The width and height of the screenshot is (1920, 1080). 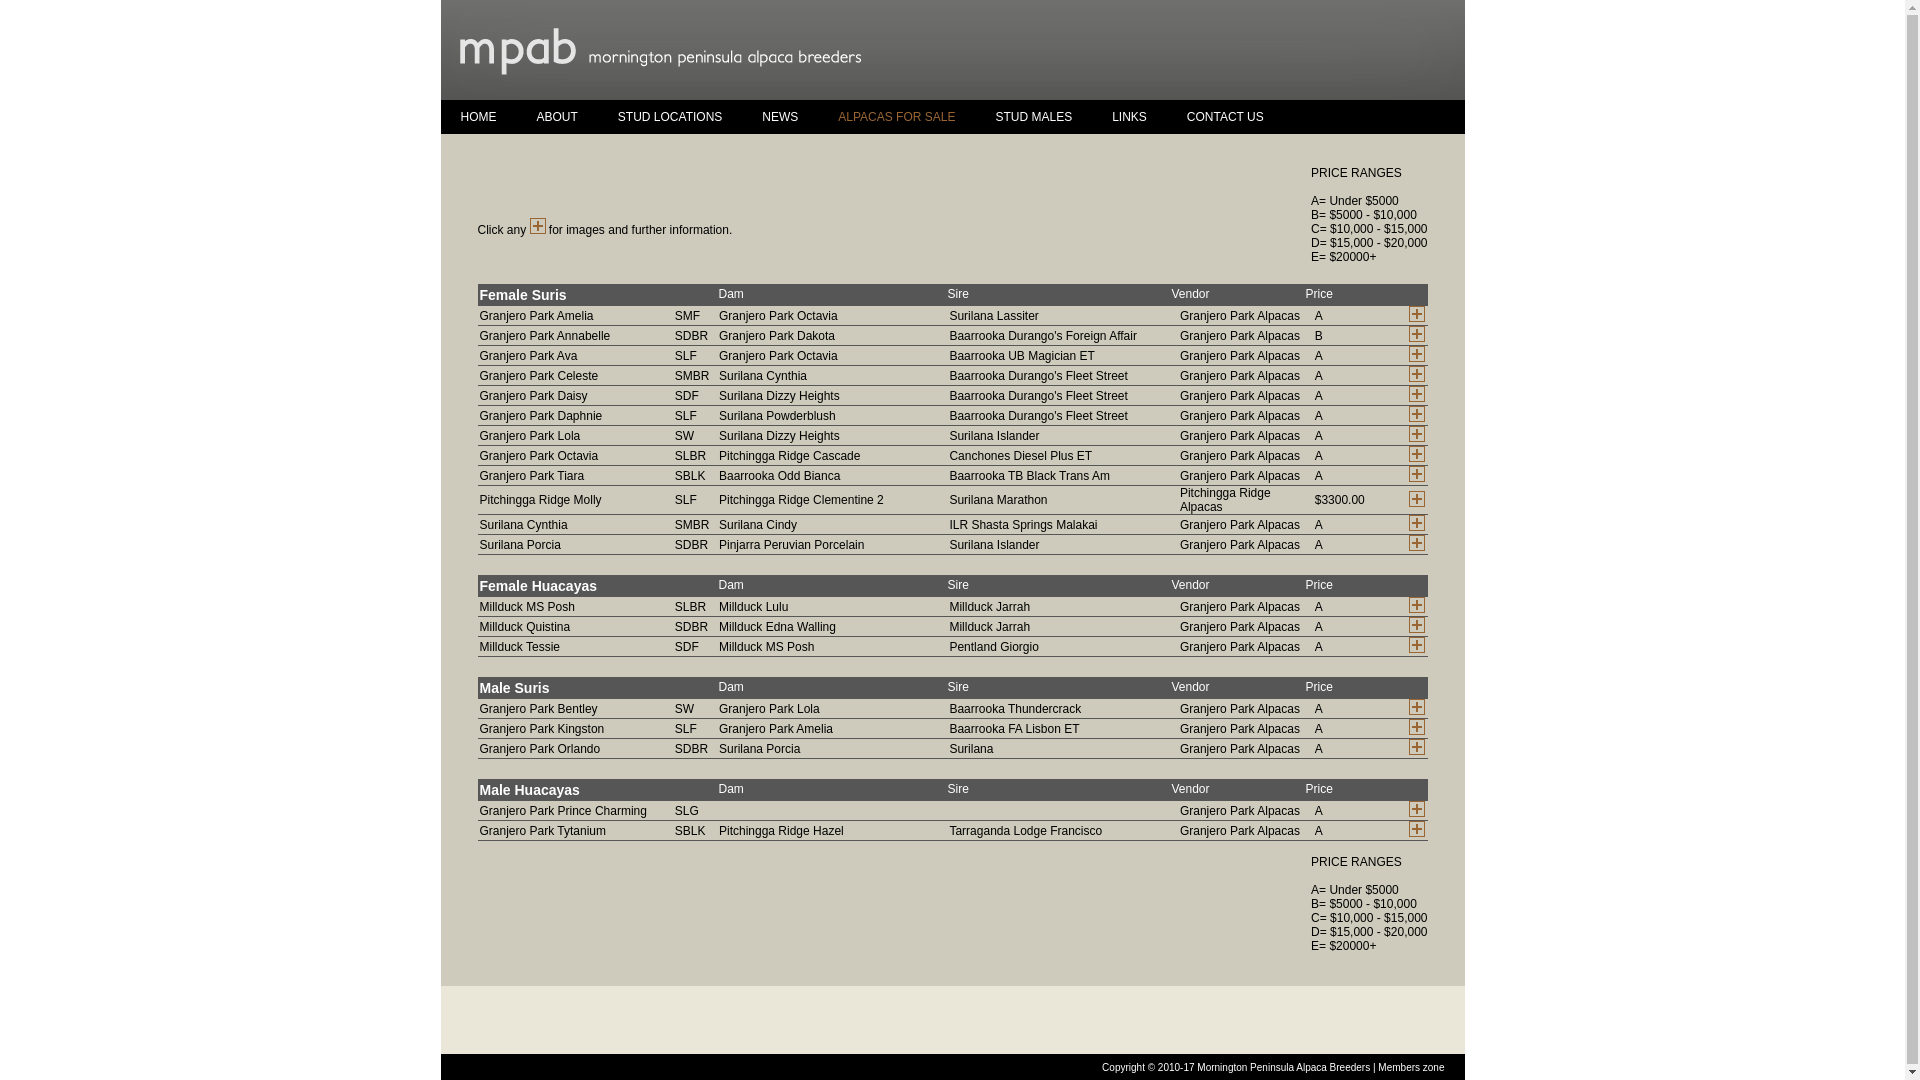 What do you see at coordinates (670, 116) in the screenshot?
I see `'STUD LOCATIONS'` at bounding box center [670, 116].